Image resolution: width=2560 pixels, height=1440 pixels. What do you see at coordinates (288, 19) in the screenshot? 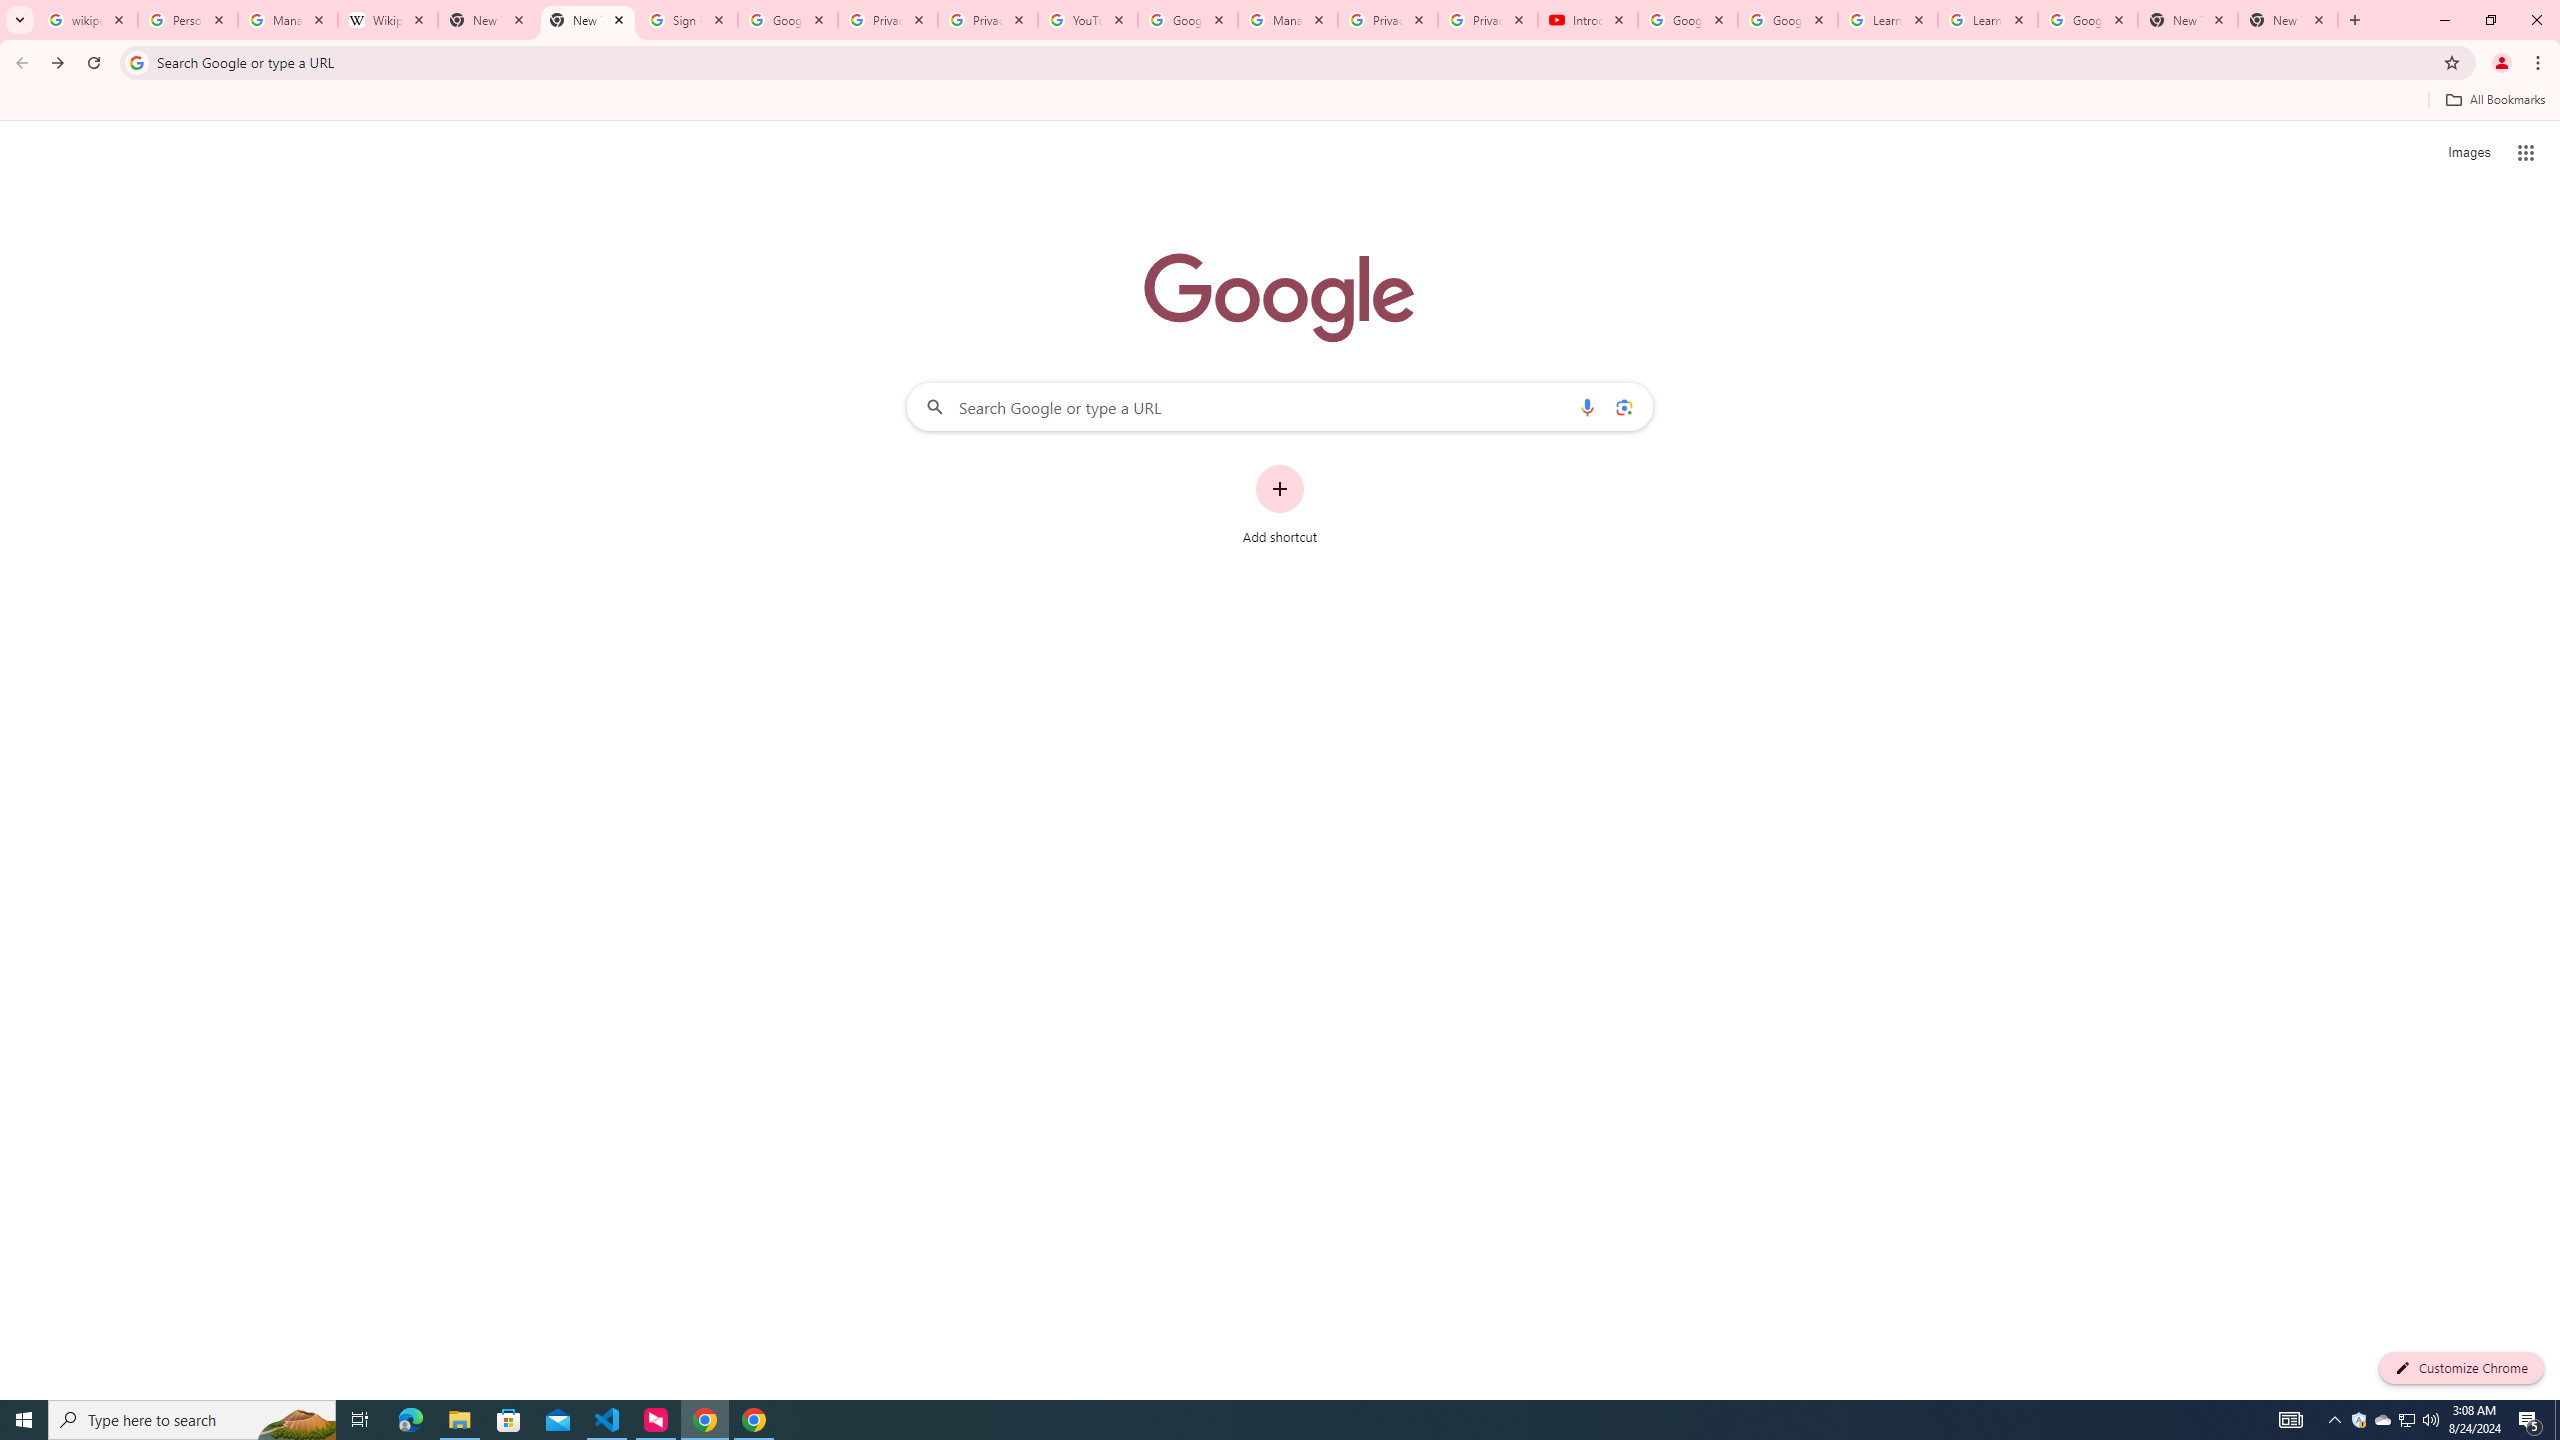
I see `'Manage your Location History - Google Search Help'` at bounding box center [288, 19].